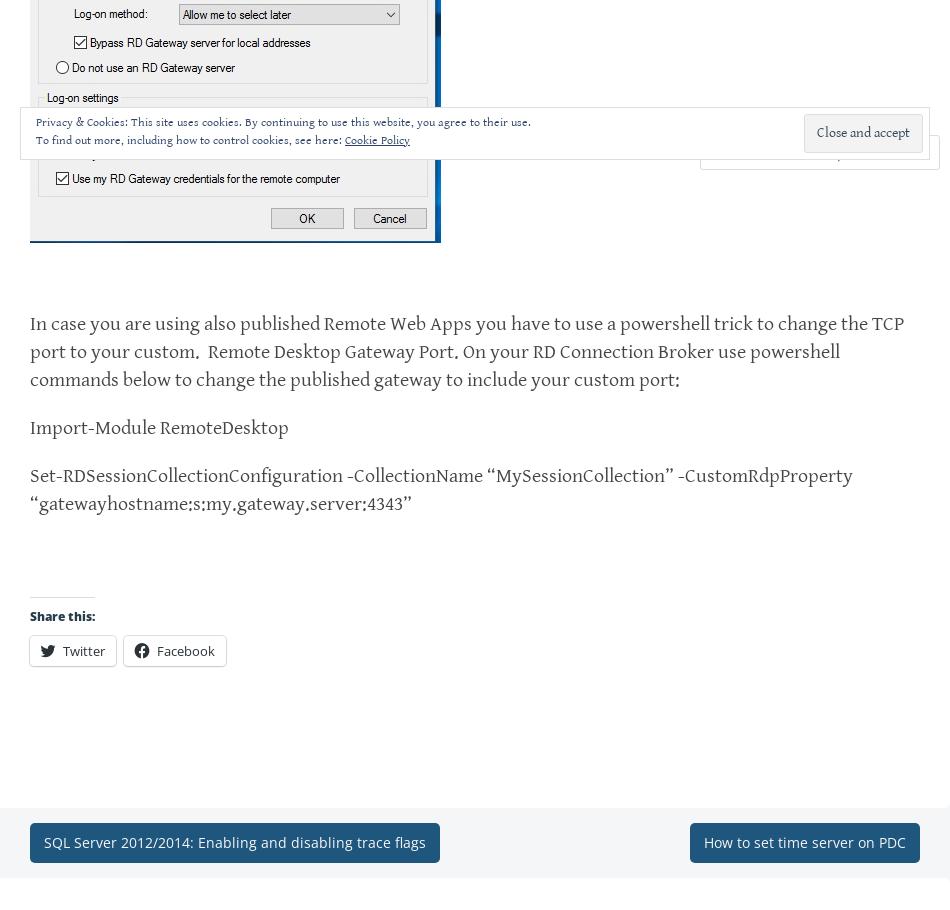 The image size is (950, 910). I want to click on 'Cookie Policy', so click(376, 139).